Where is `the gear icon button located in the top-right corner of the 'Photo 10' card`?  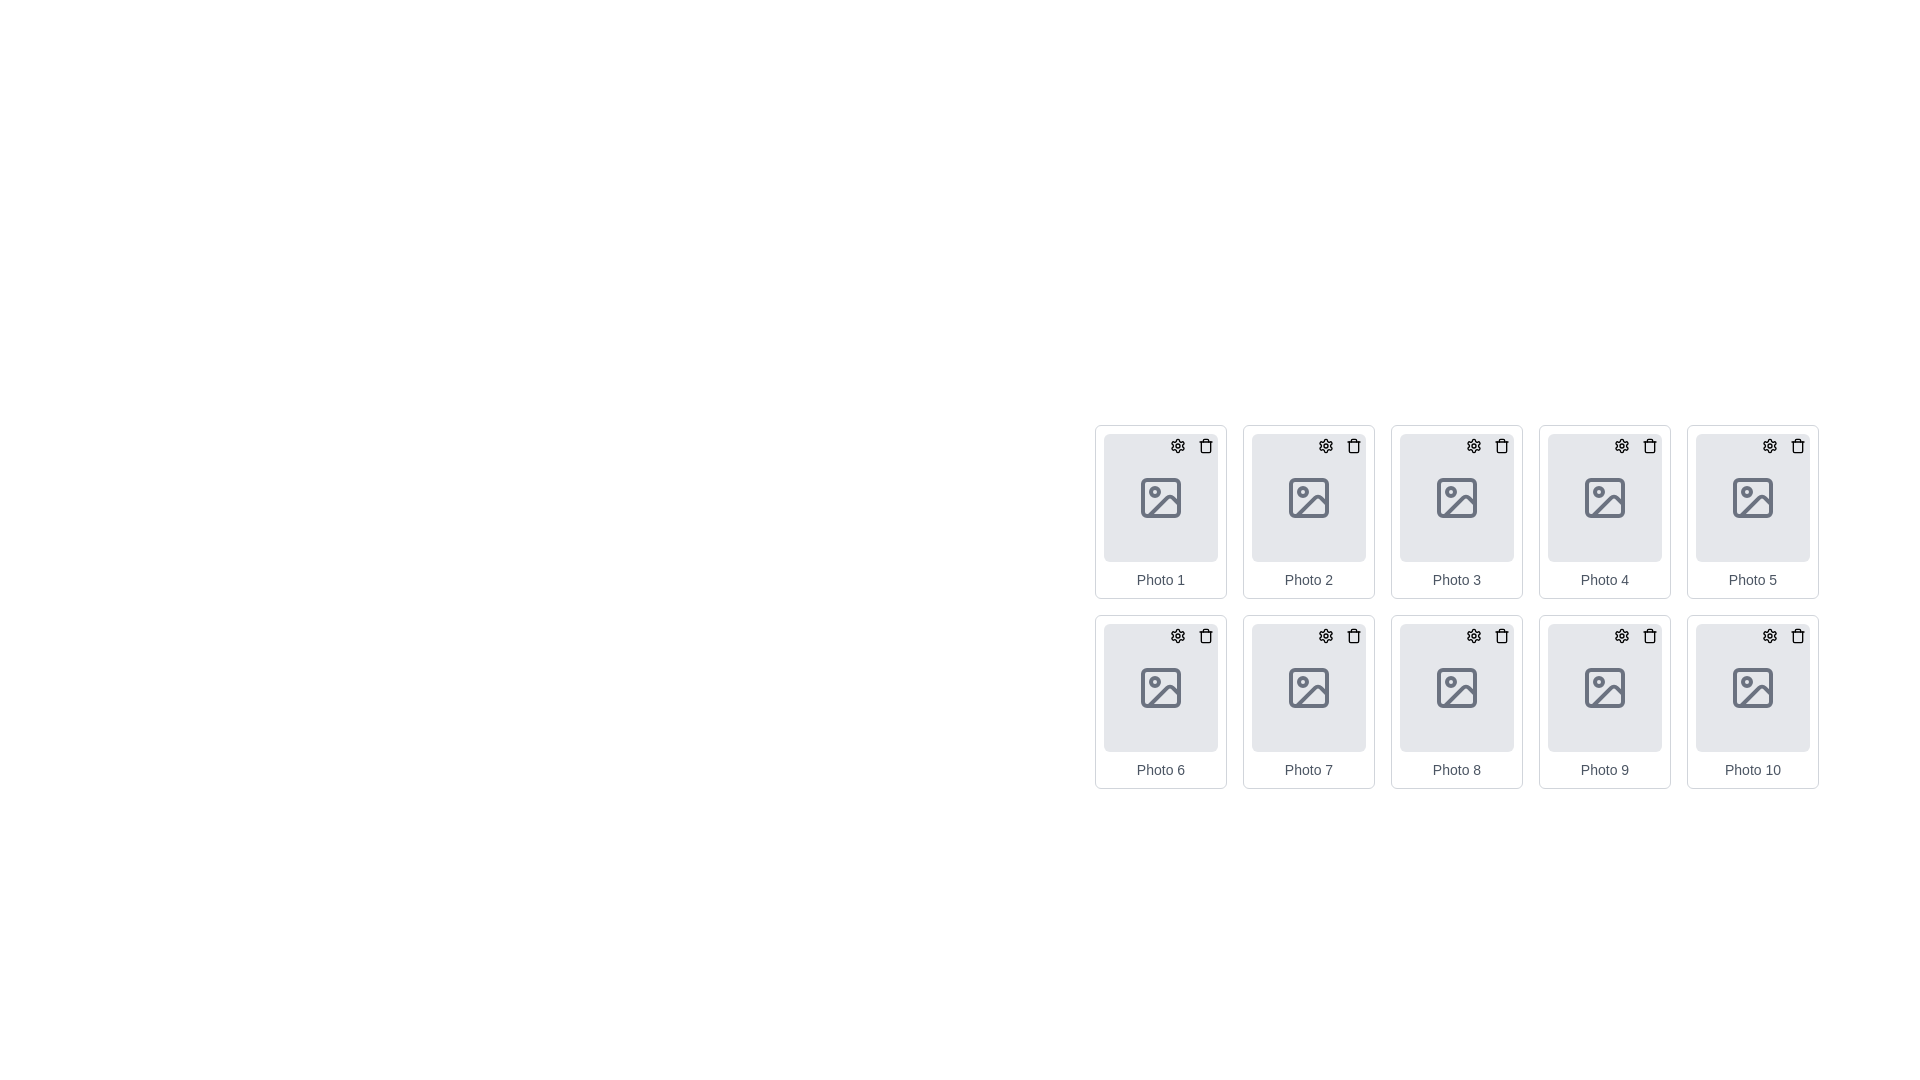 the gear icon button located in the top-right corner of the 'Photo 10' card is located at coordinates (1770, 636).